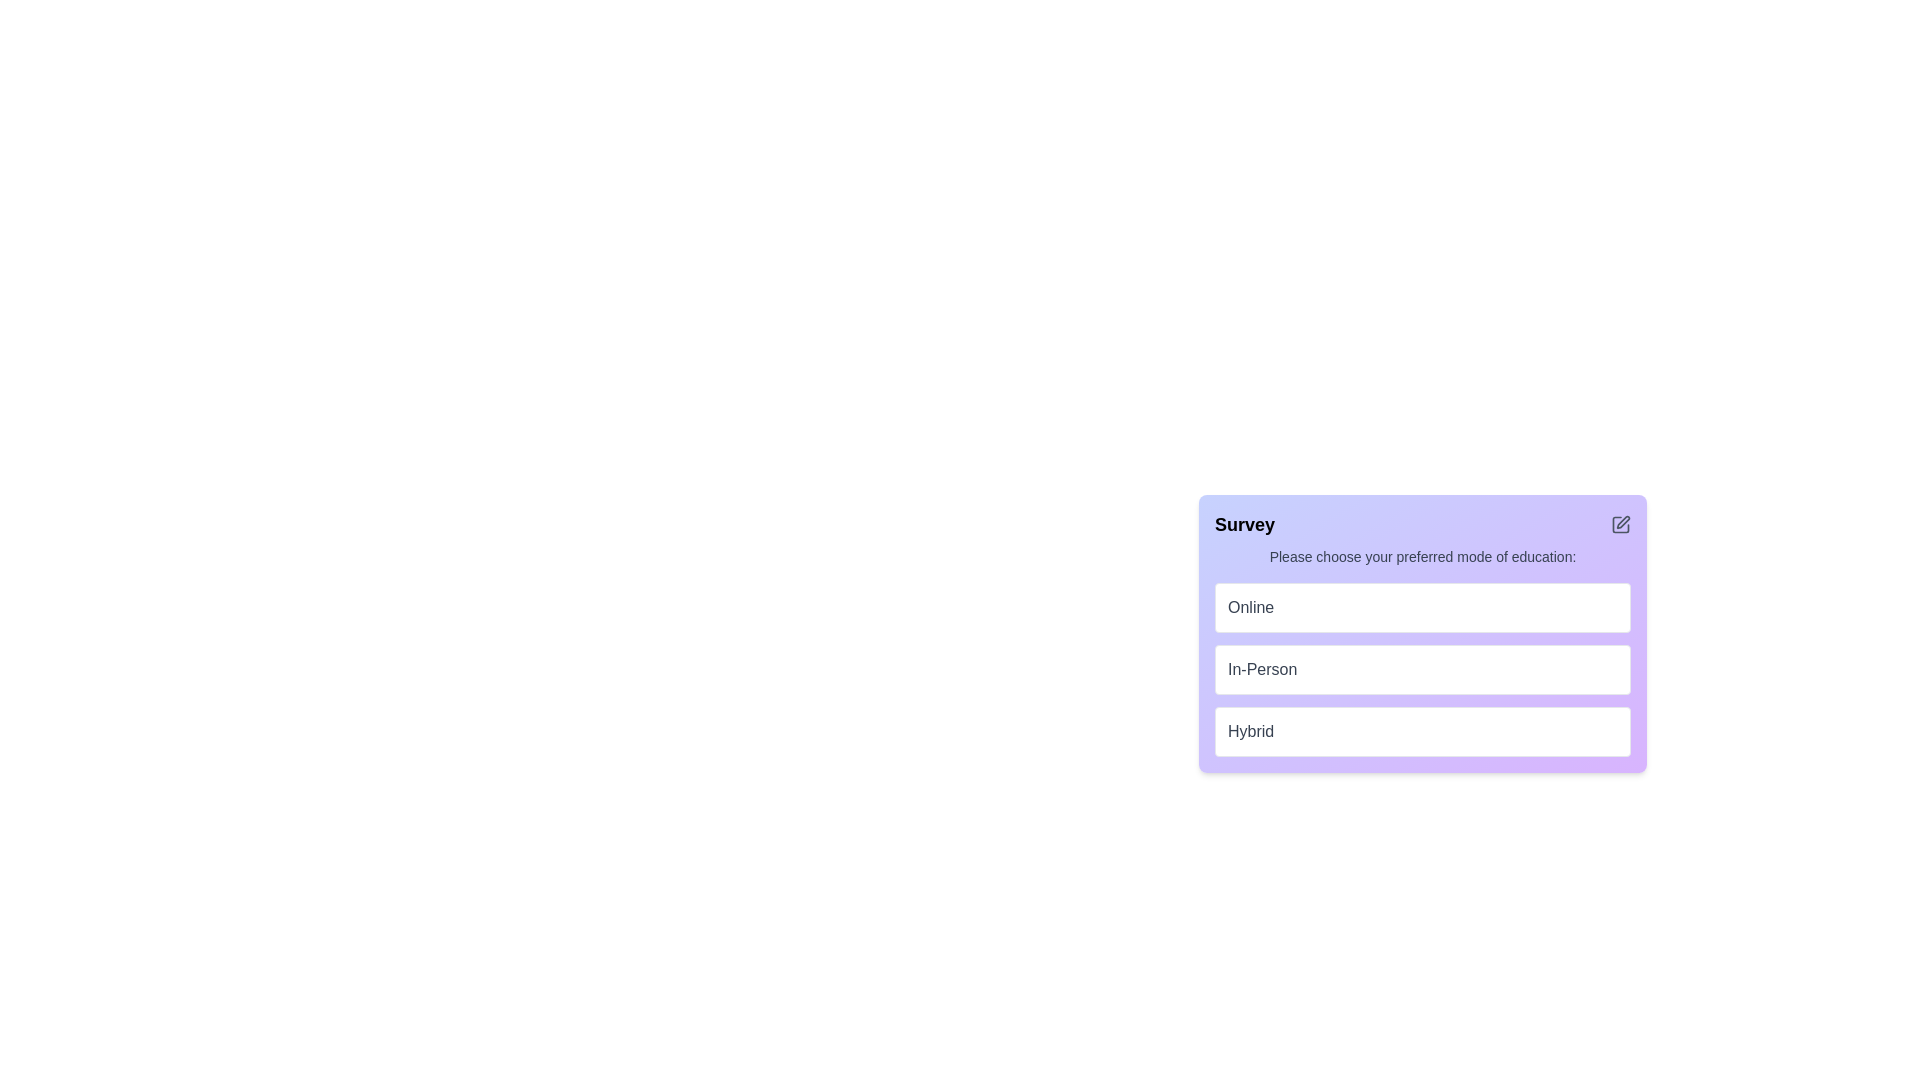  Describe the element at coordinates (1421, 692) in the screenshot. I see `the 'In-Person' option button, which is the second option in a vertically stacked list of three options within a centered modal` at that location.